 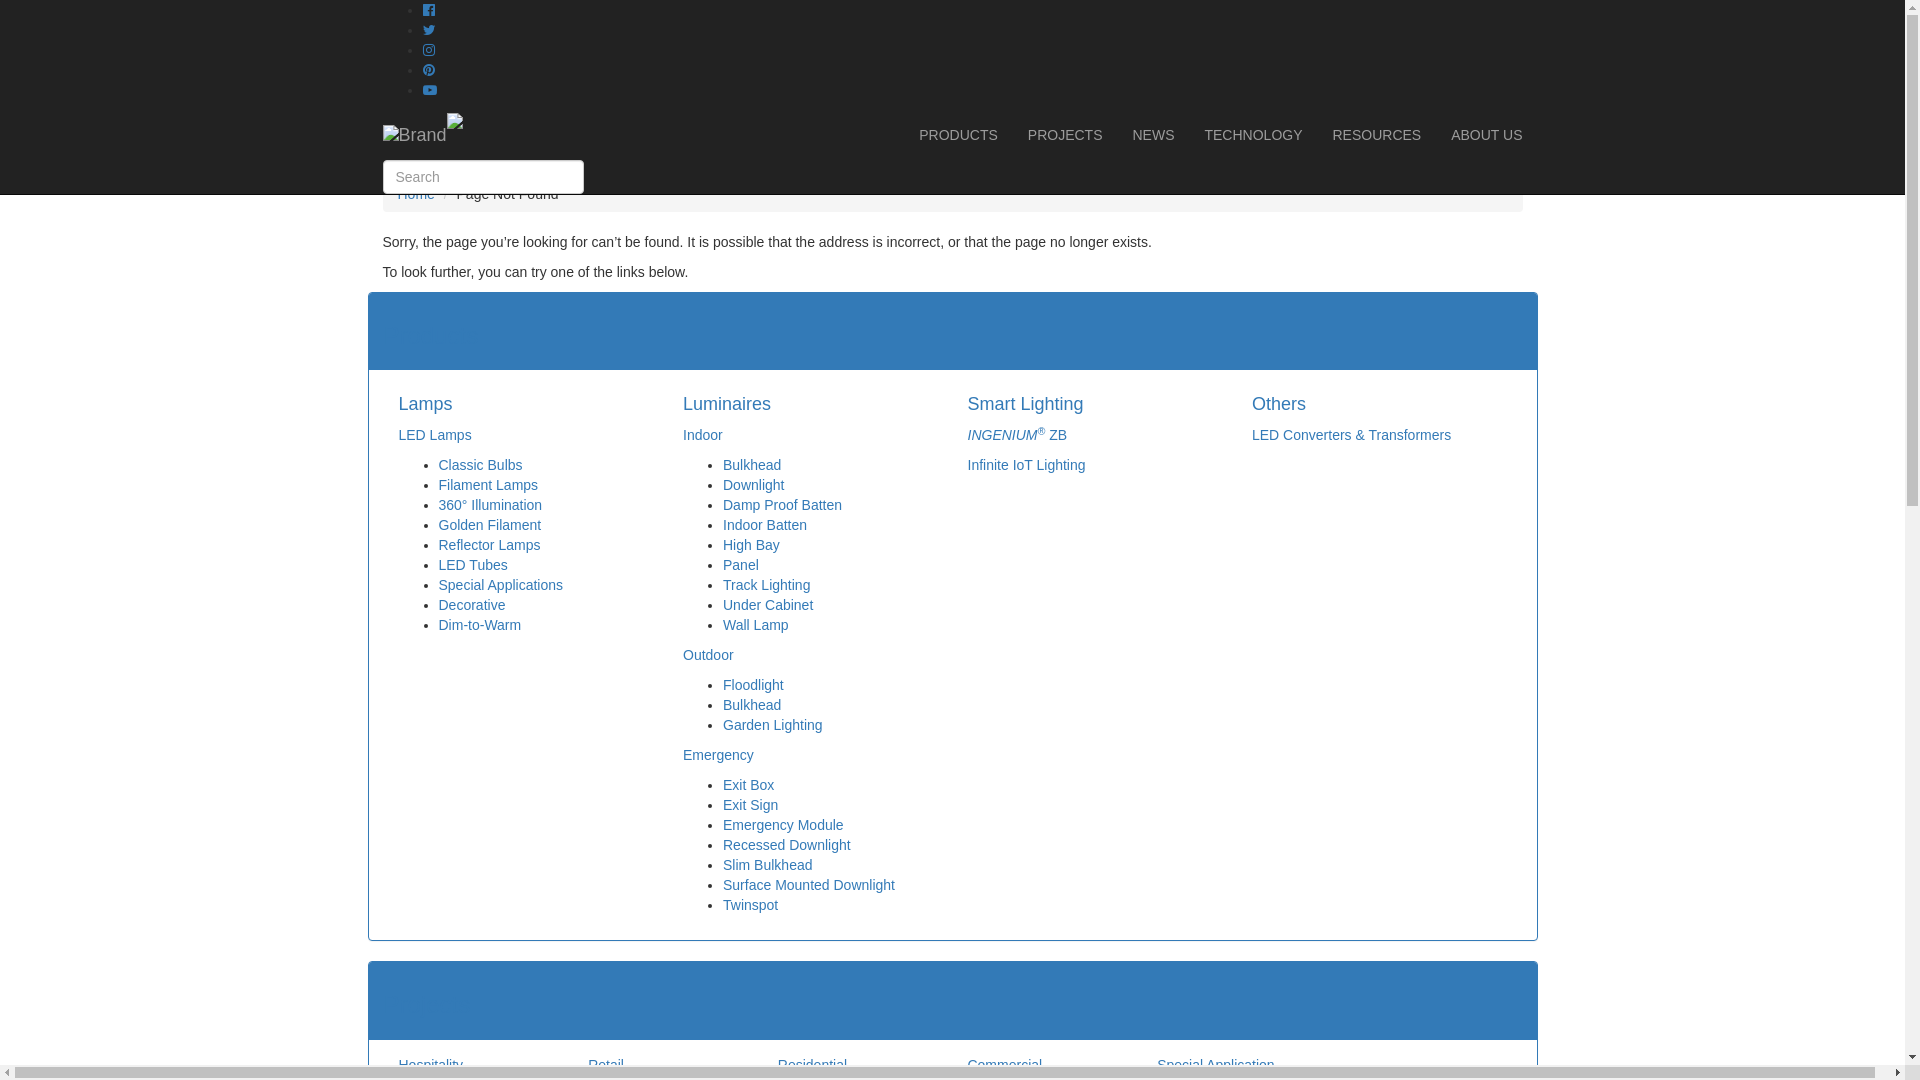 What do you see at coordinates (1376, 135) in the screenshot?
I see `'RESOURCES'` at bounding box center [1376, 135].